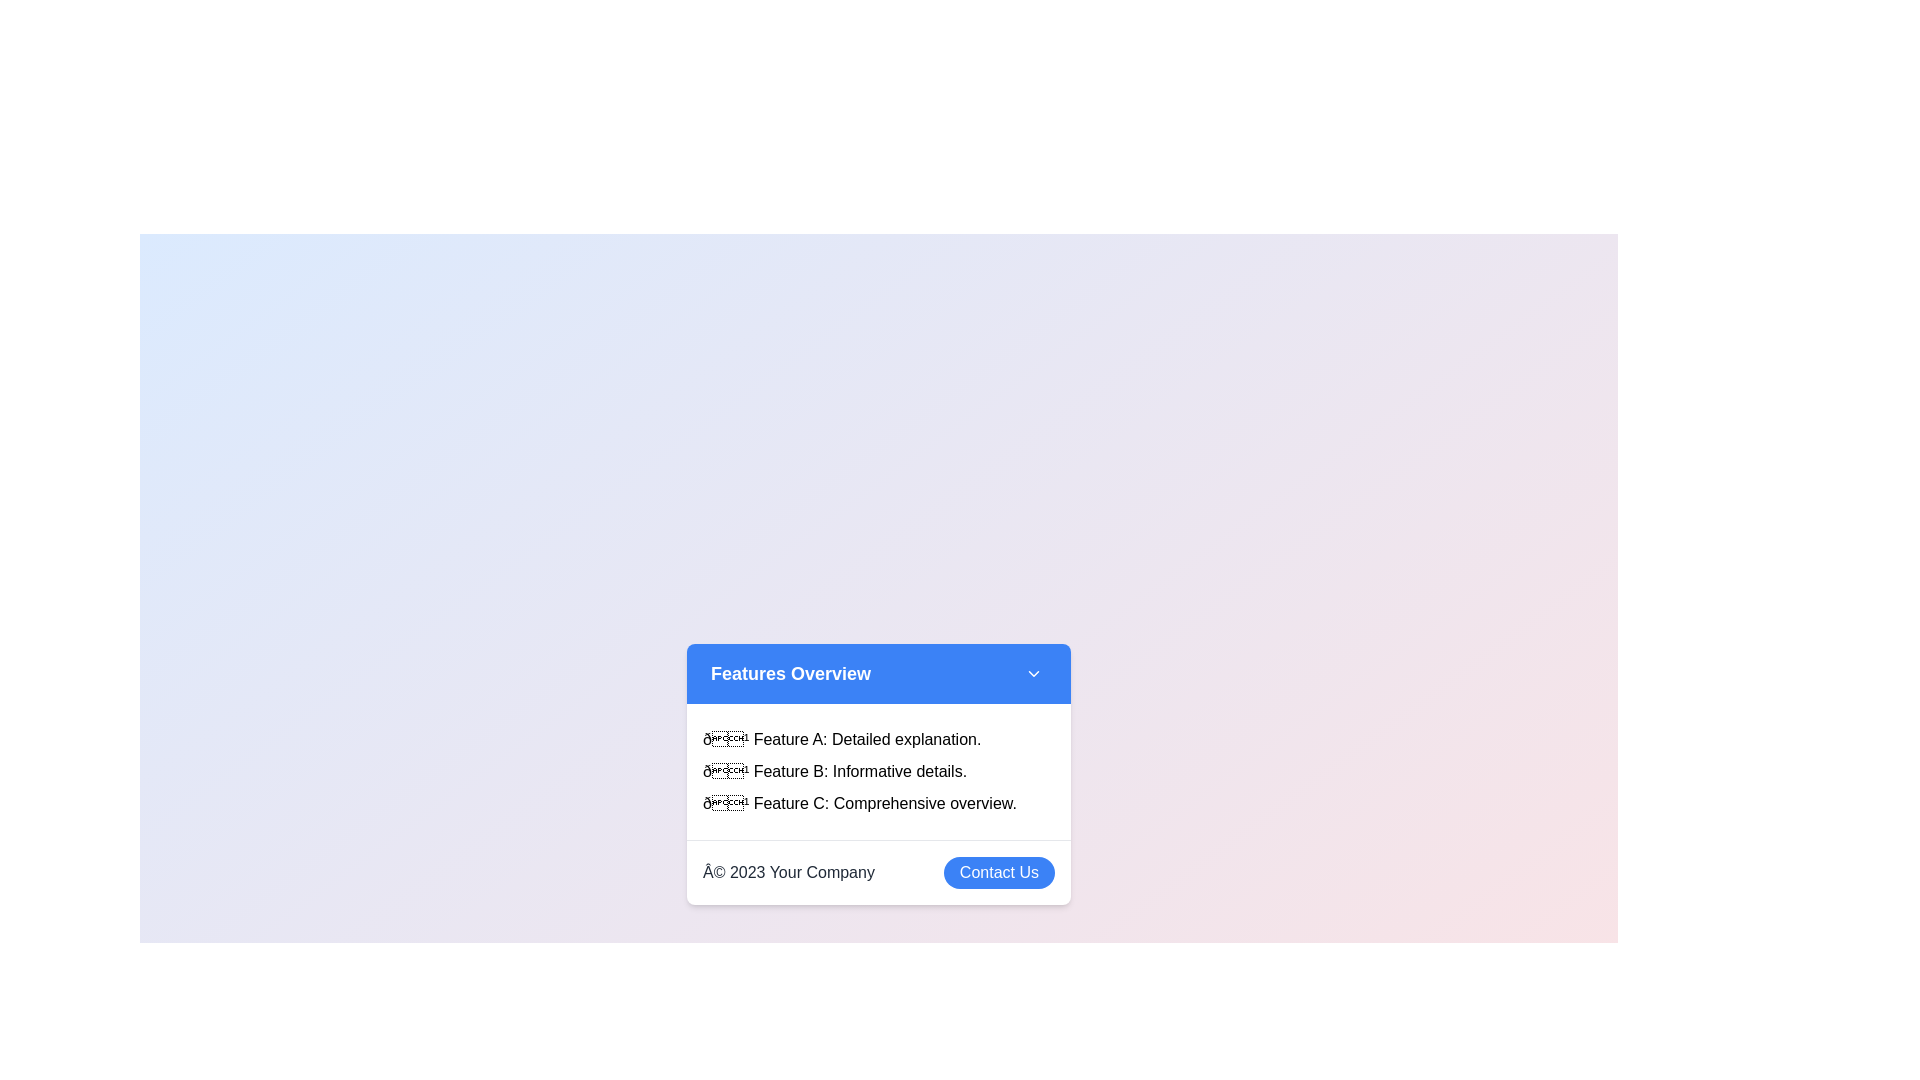 The image size is (1920, 1080). What do you see at coordinates (878, 770) in the screenshot?
I see `the component line from the Text list element which displays multiple features under the 'Features Overview' dropdown header` at bounding box center [878, 770].